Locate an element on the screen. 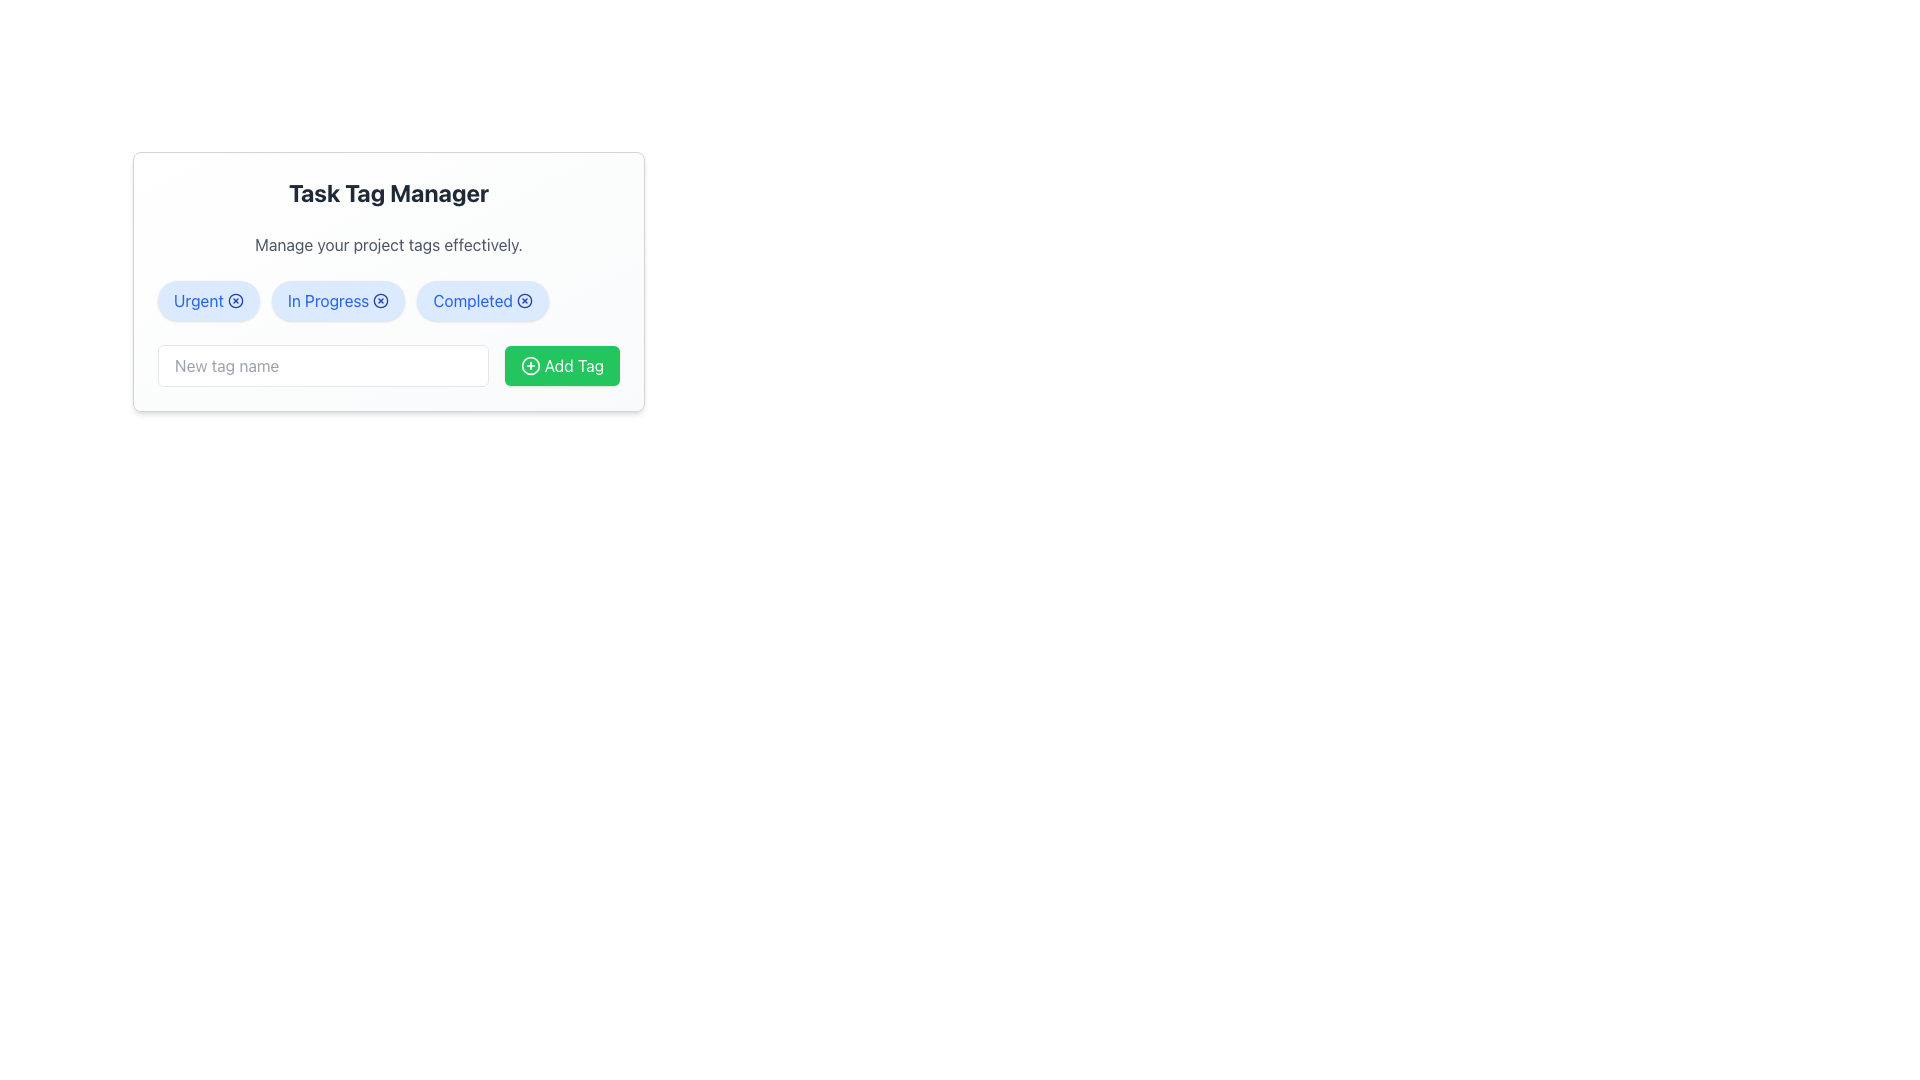  the text label displaying 'In Progress', which is styled in blue and located within the 'Task Tag Manager' section, between the 'Urgent' and 'Completed' tags is located at coordinates (328, 300).